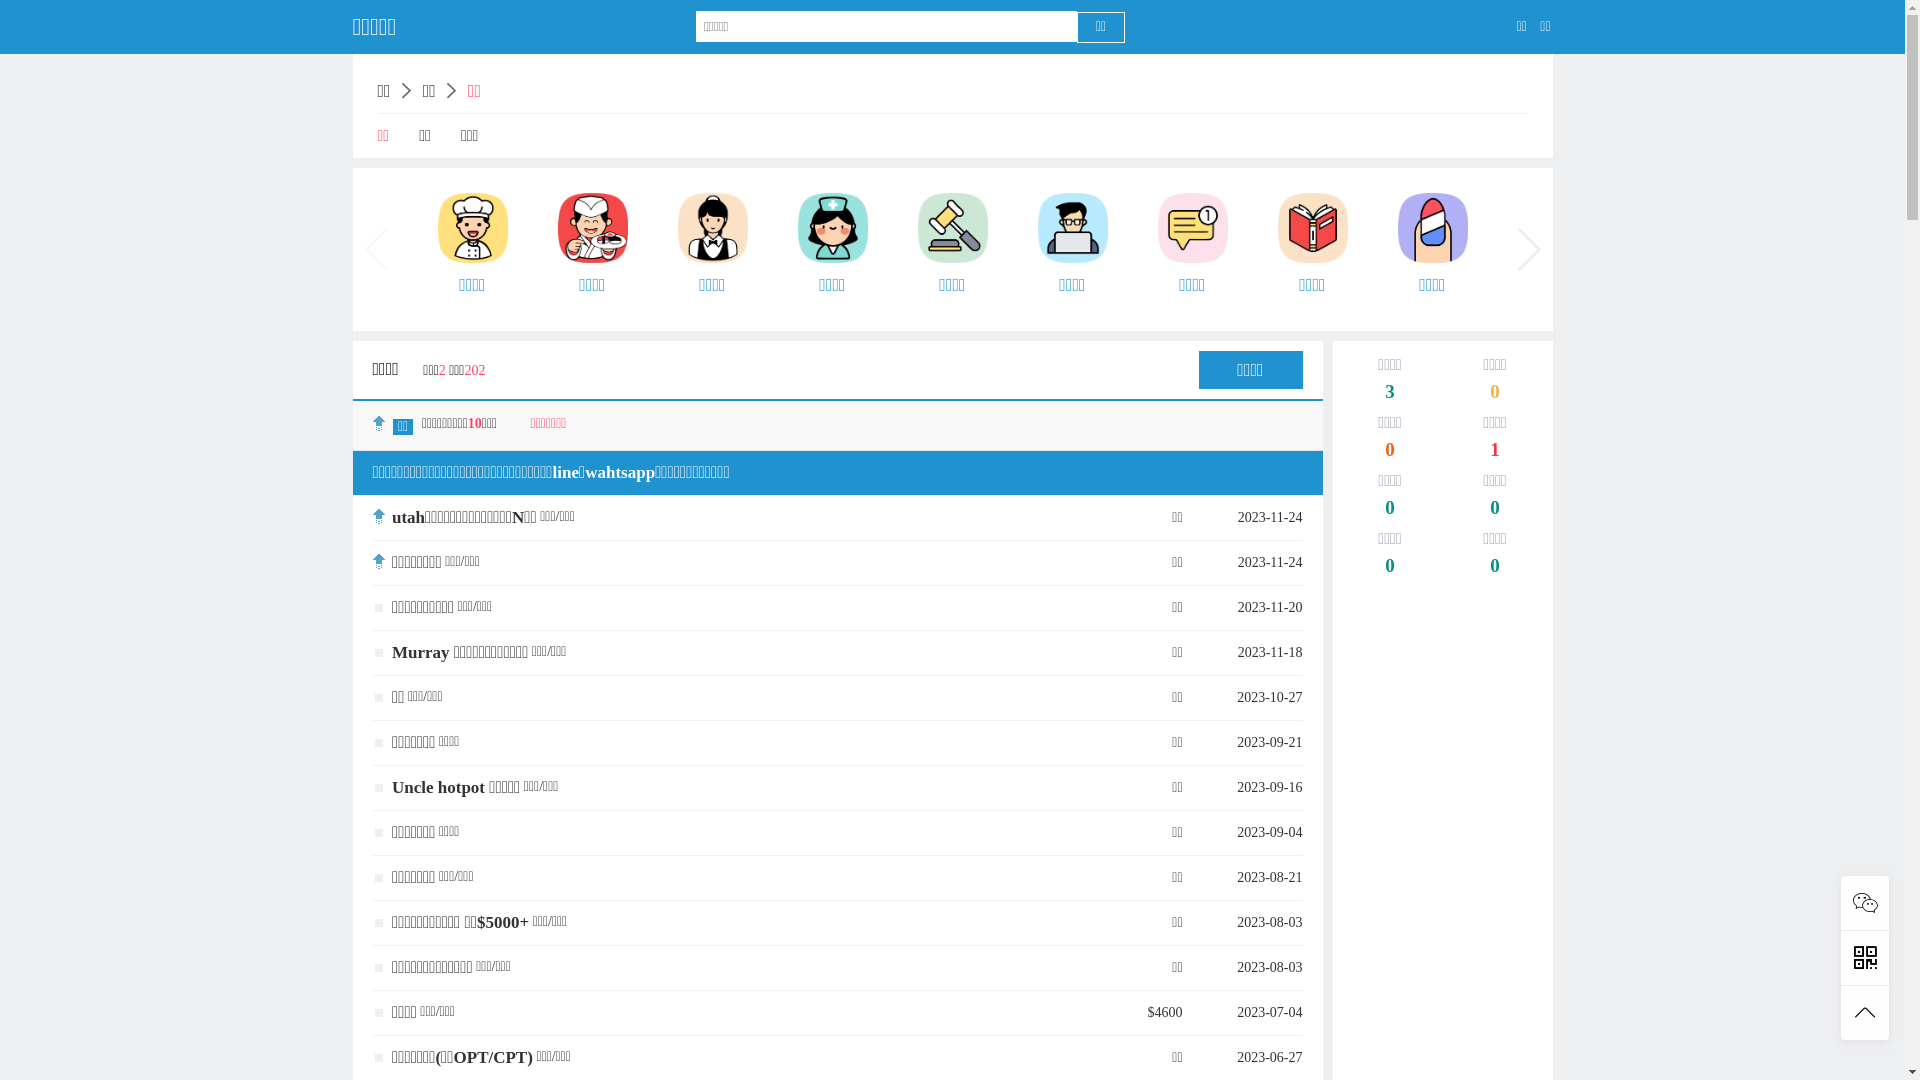  What do you see at coordinates (1389, 567) in the screenshot?
I see `'0'` at bounding box center [1389, 567].